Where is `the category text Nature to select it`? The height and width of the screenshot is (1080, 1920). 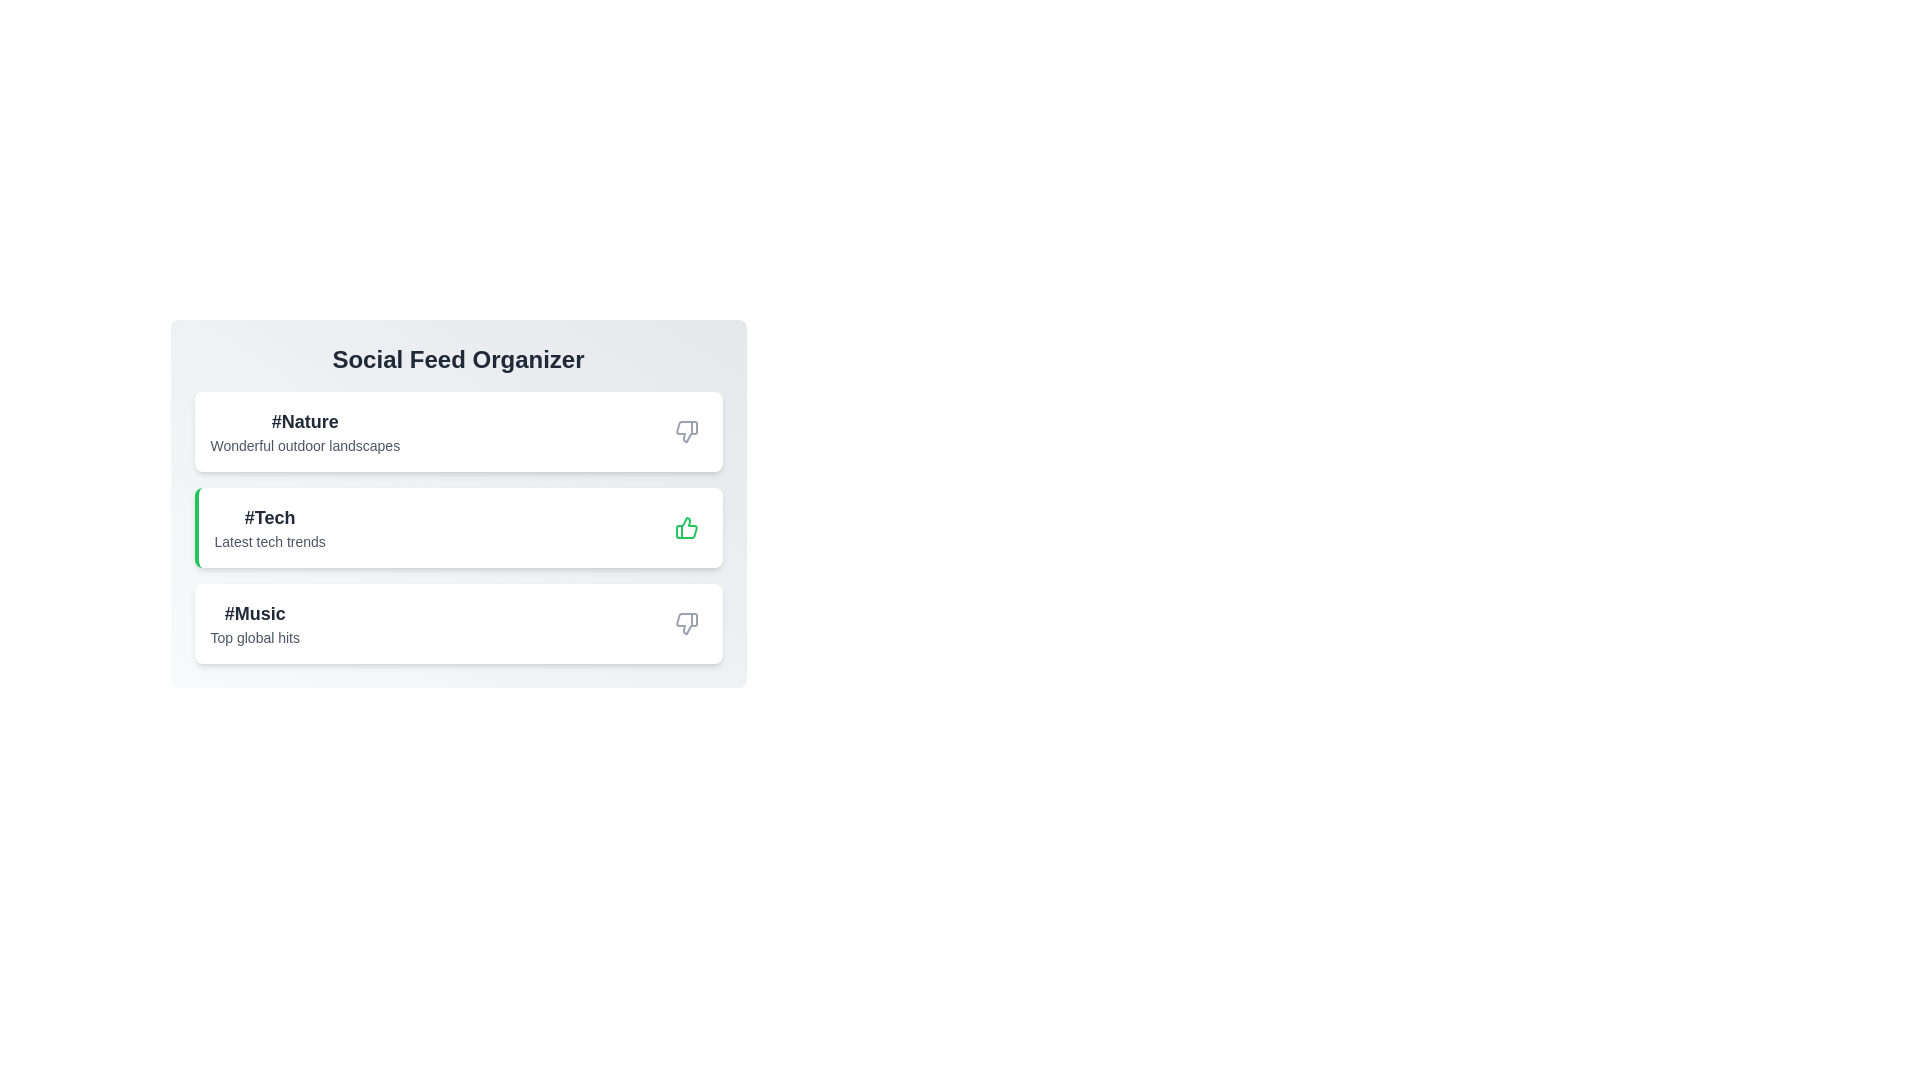
the category text Nature to select it is located at coordinates (304, 420).